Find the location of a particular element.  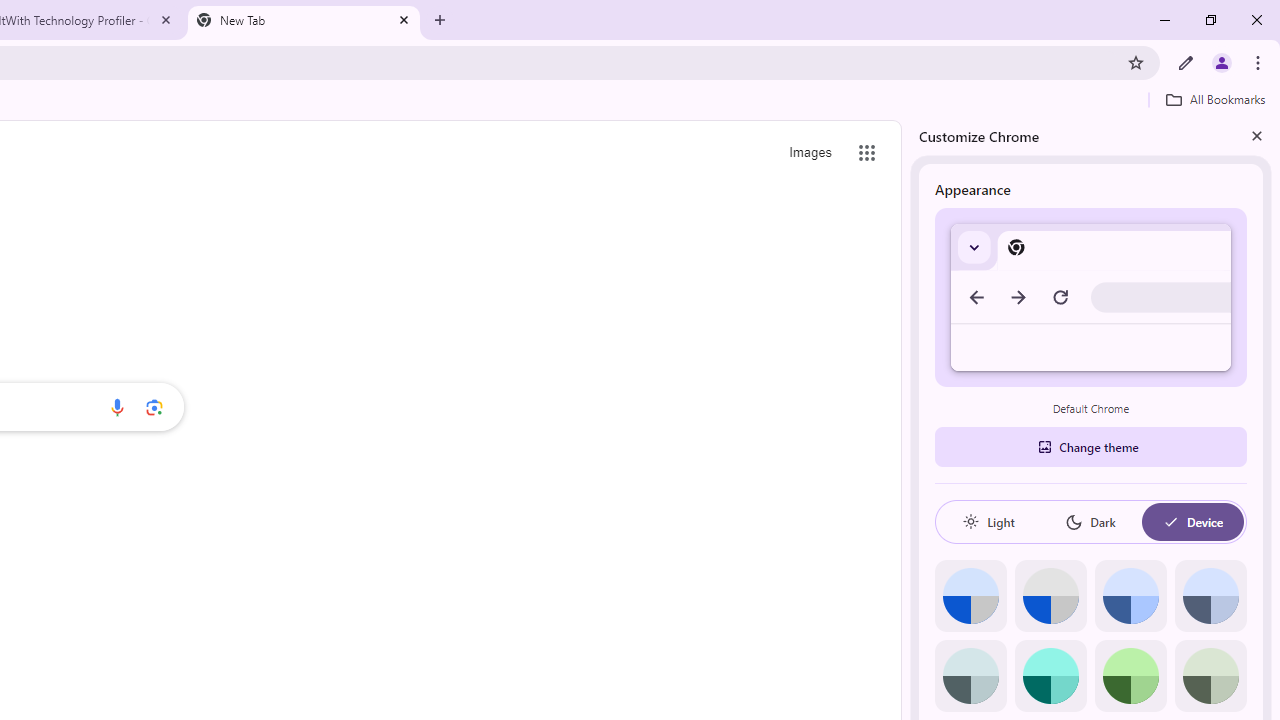

'AutomationID: baseSvg' is located at coordinates (1170, 521).